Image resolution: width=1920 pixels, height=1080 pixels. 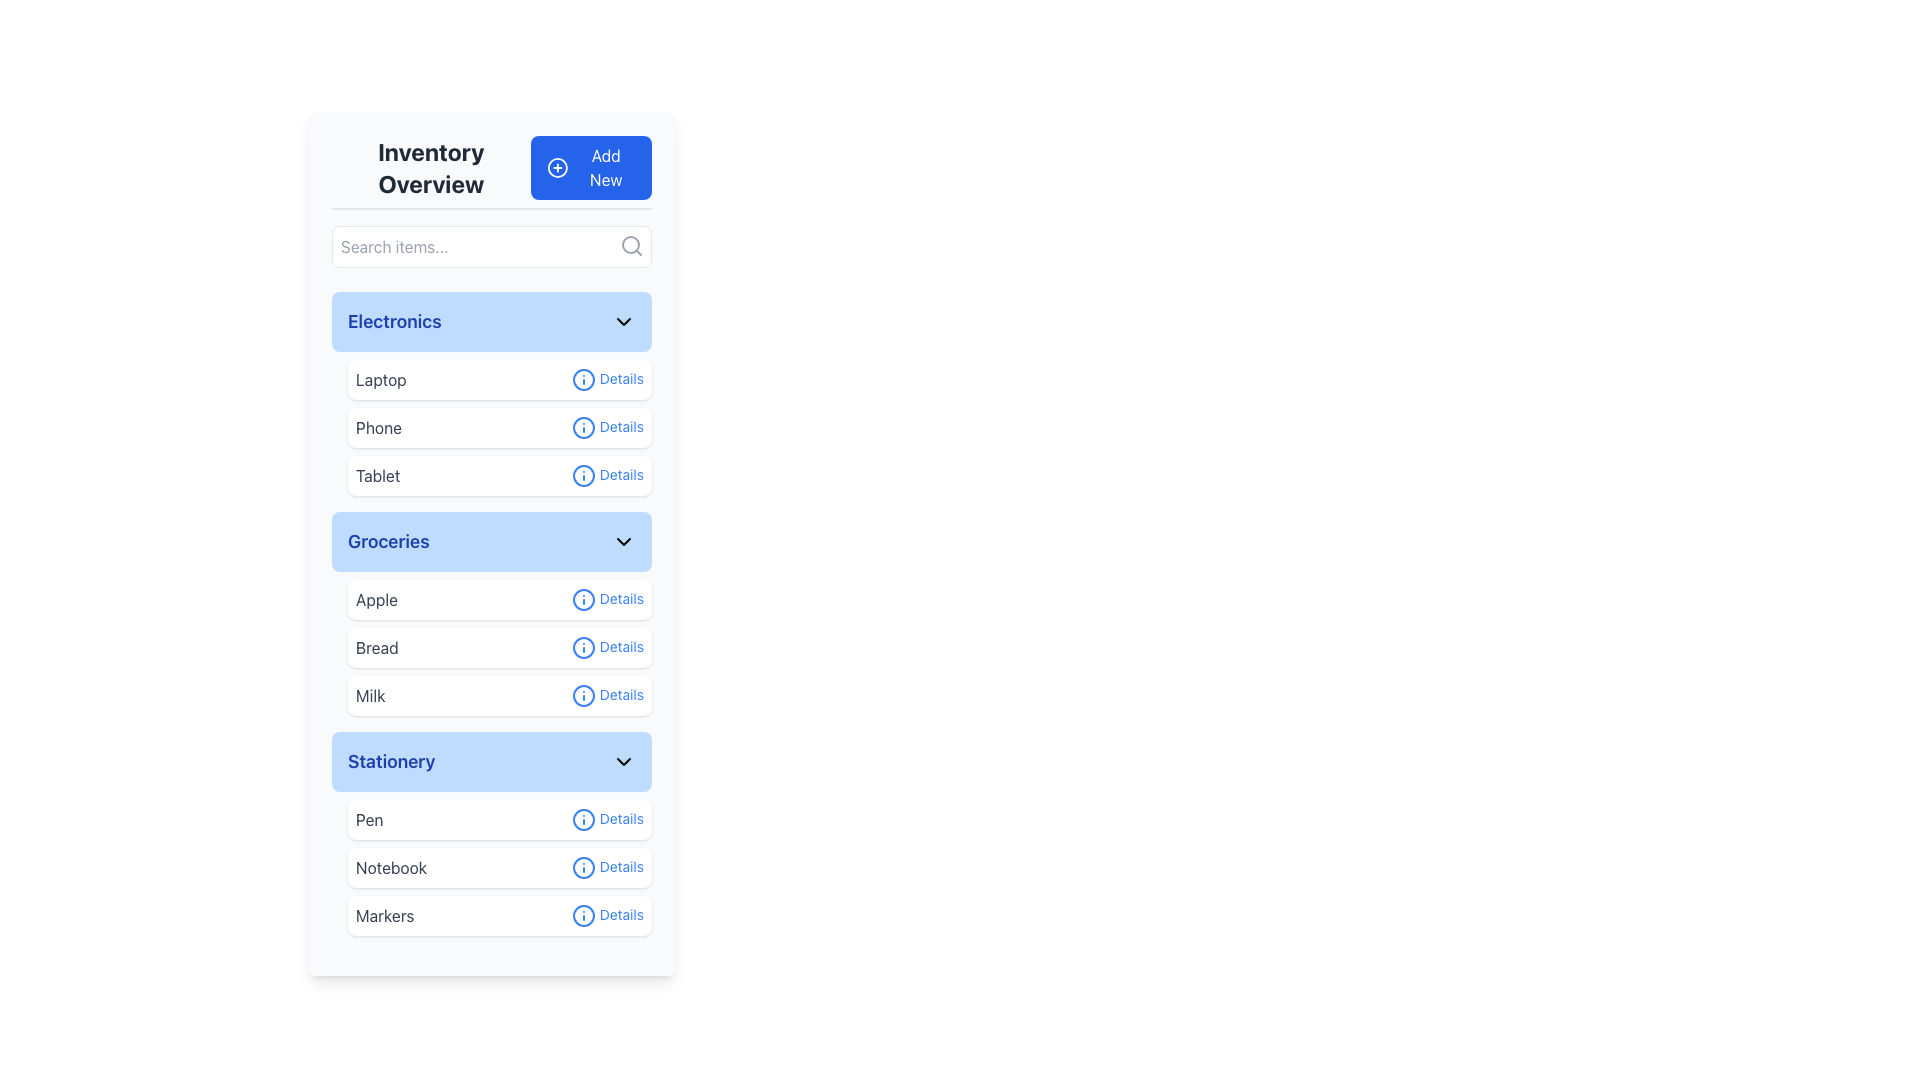 I want to click on the downward-pointing chevron icon styled as part of the 'lucide' library, located at the top right of the blue 'Electronics' header section, so click(x=623, y=320).